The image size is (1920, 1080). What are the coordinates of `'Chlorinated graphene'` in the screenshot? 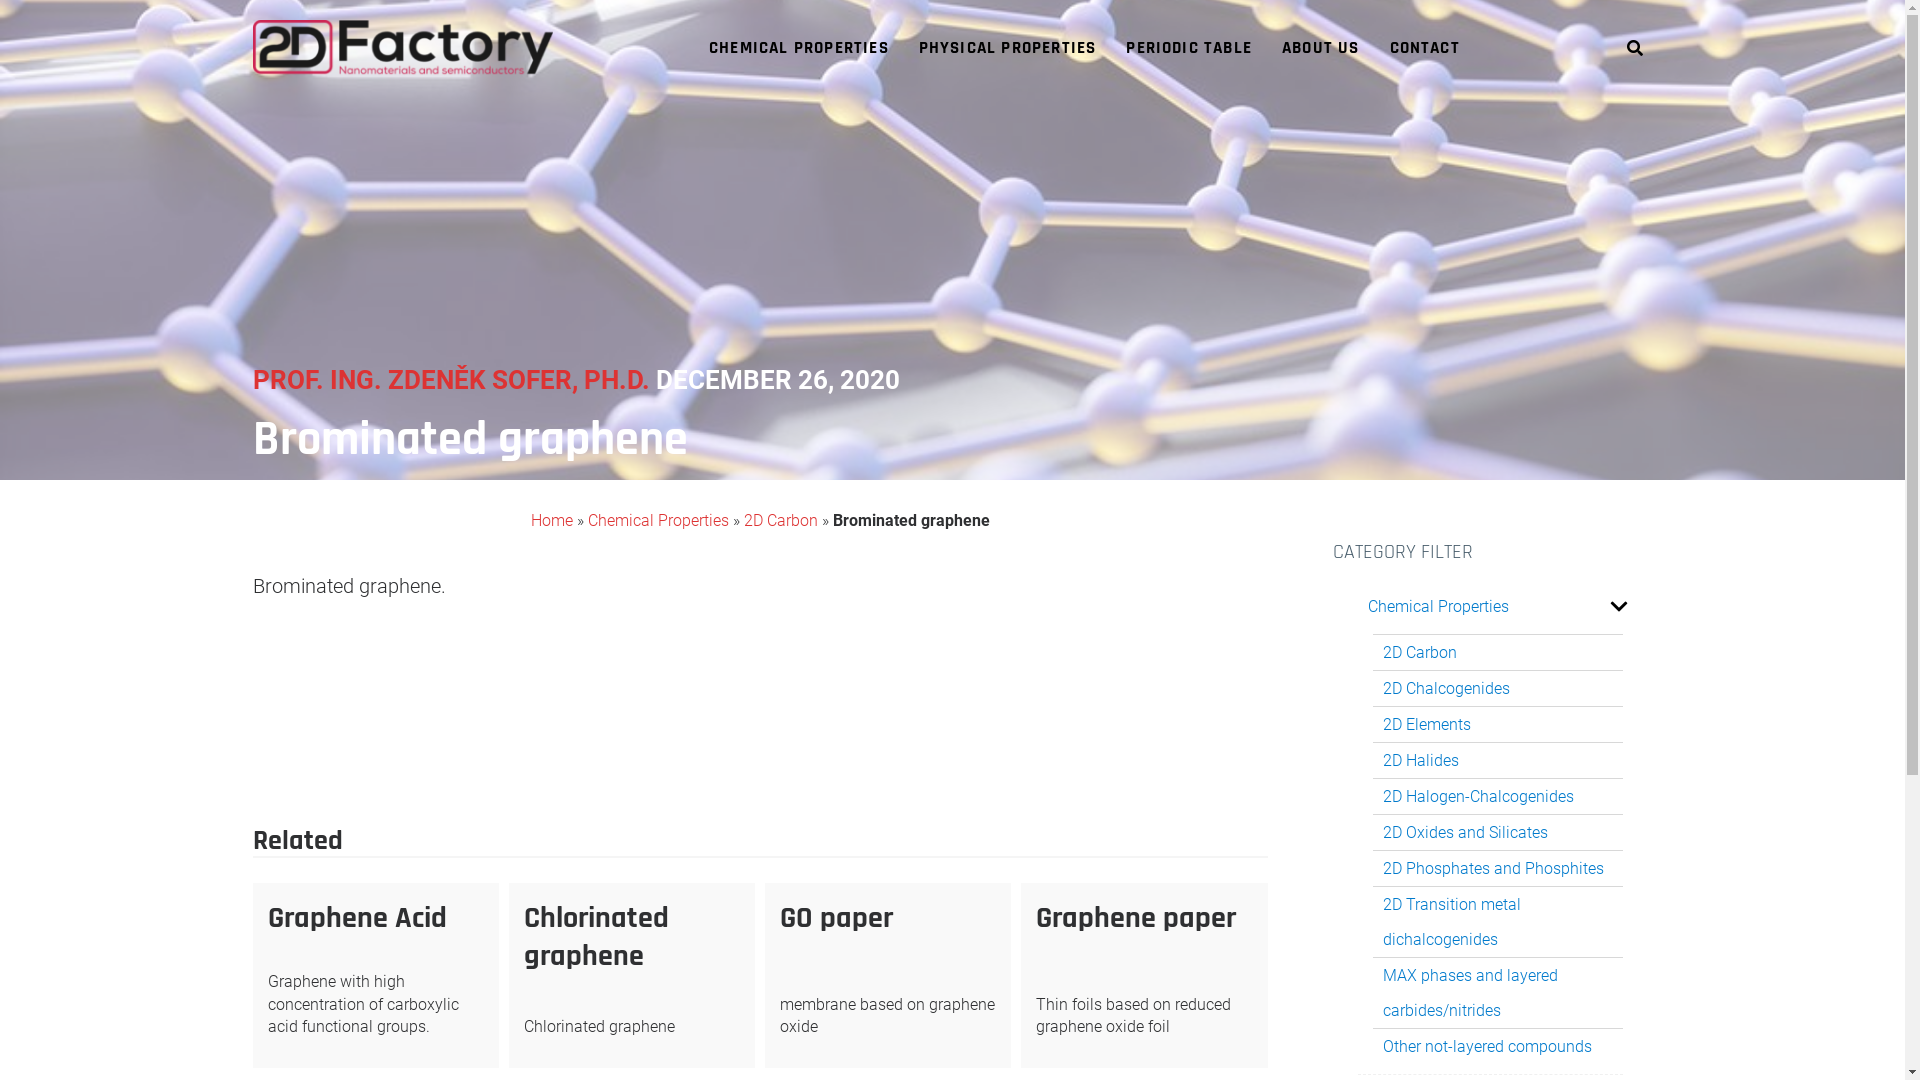 It's located at (350, 766).